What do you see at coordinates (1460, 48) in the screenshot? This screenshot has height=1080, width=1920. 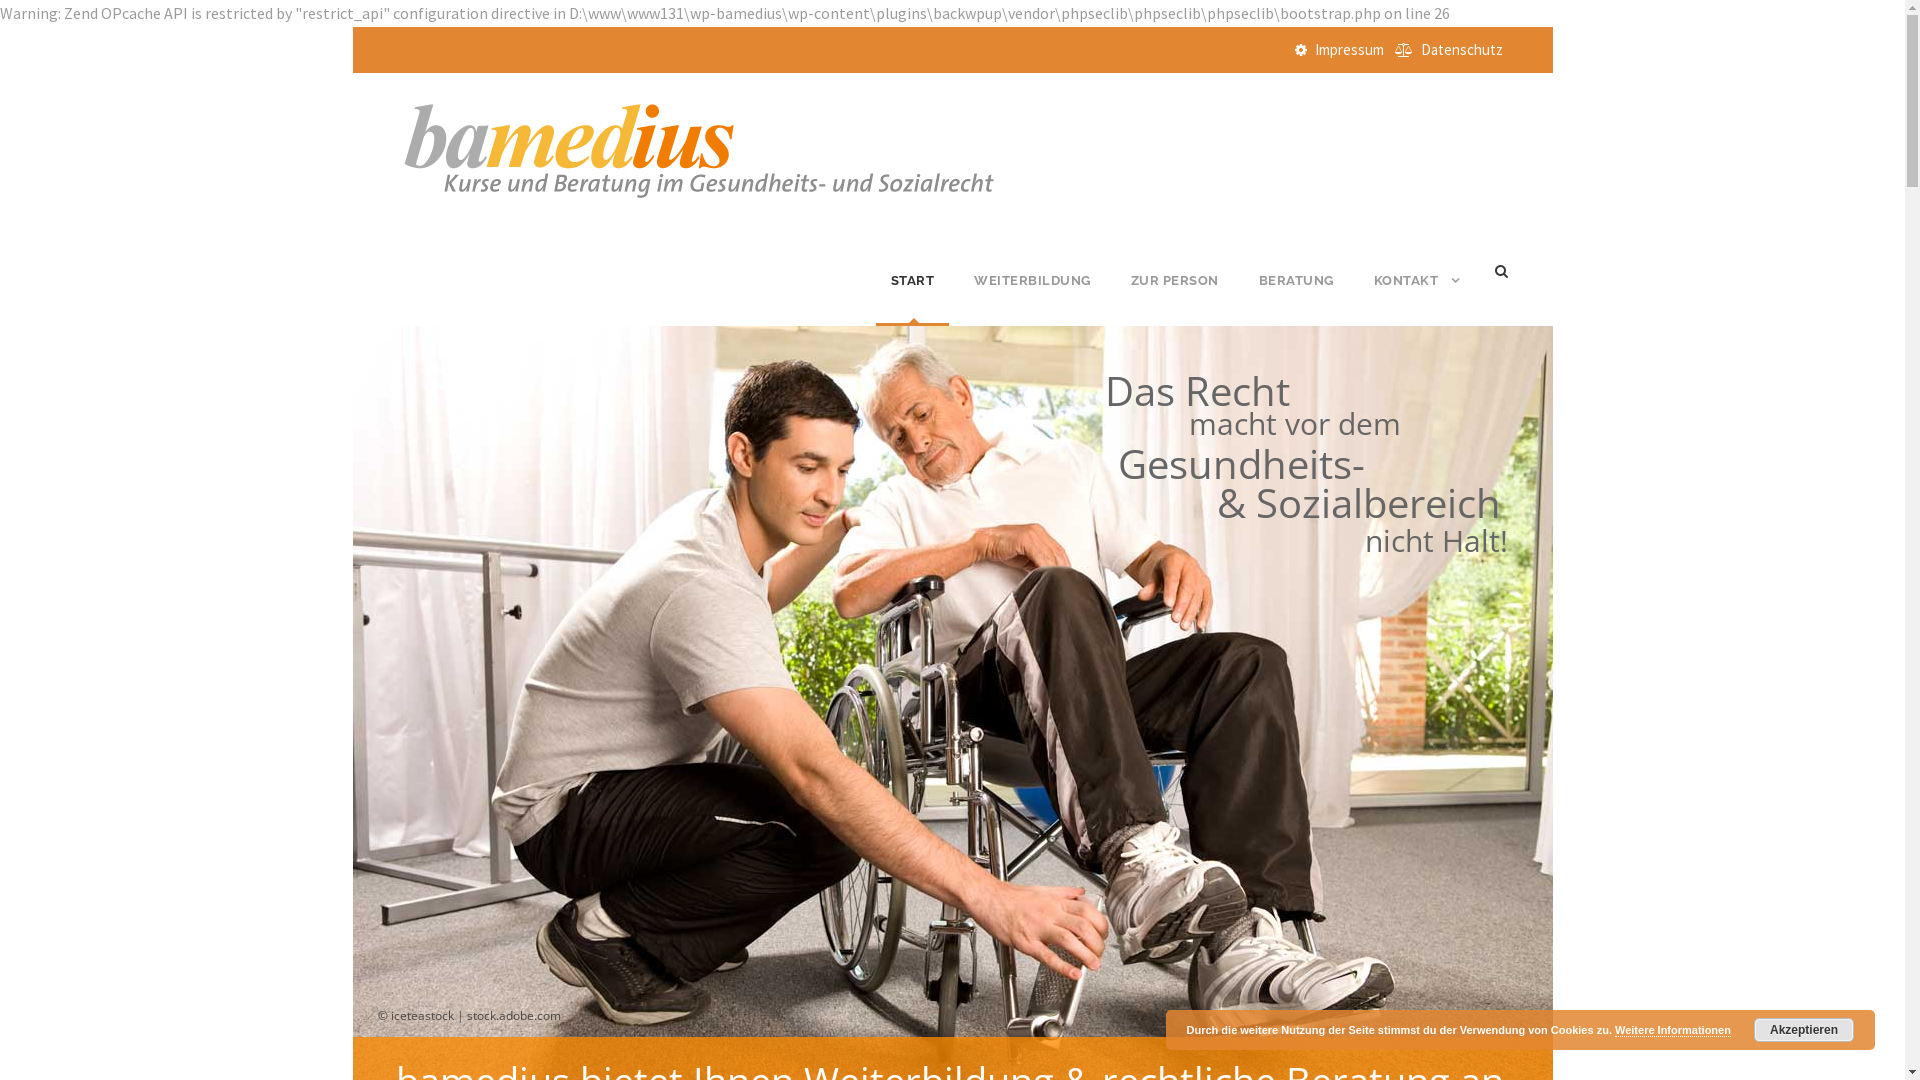 I see `'Datenschutz'` at bounding box center [1460, 48].